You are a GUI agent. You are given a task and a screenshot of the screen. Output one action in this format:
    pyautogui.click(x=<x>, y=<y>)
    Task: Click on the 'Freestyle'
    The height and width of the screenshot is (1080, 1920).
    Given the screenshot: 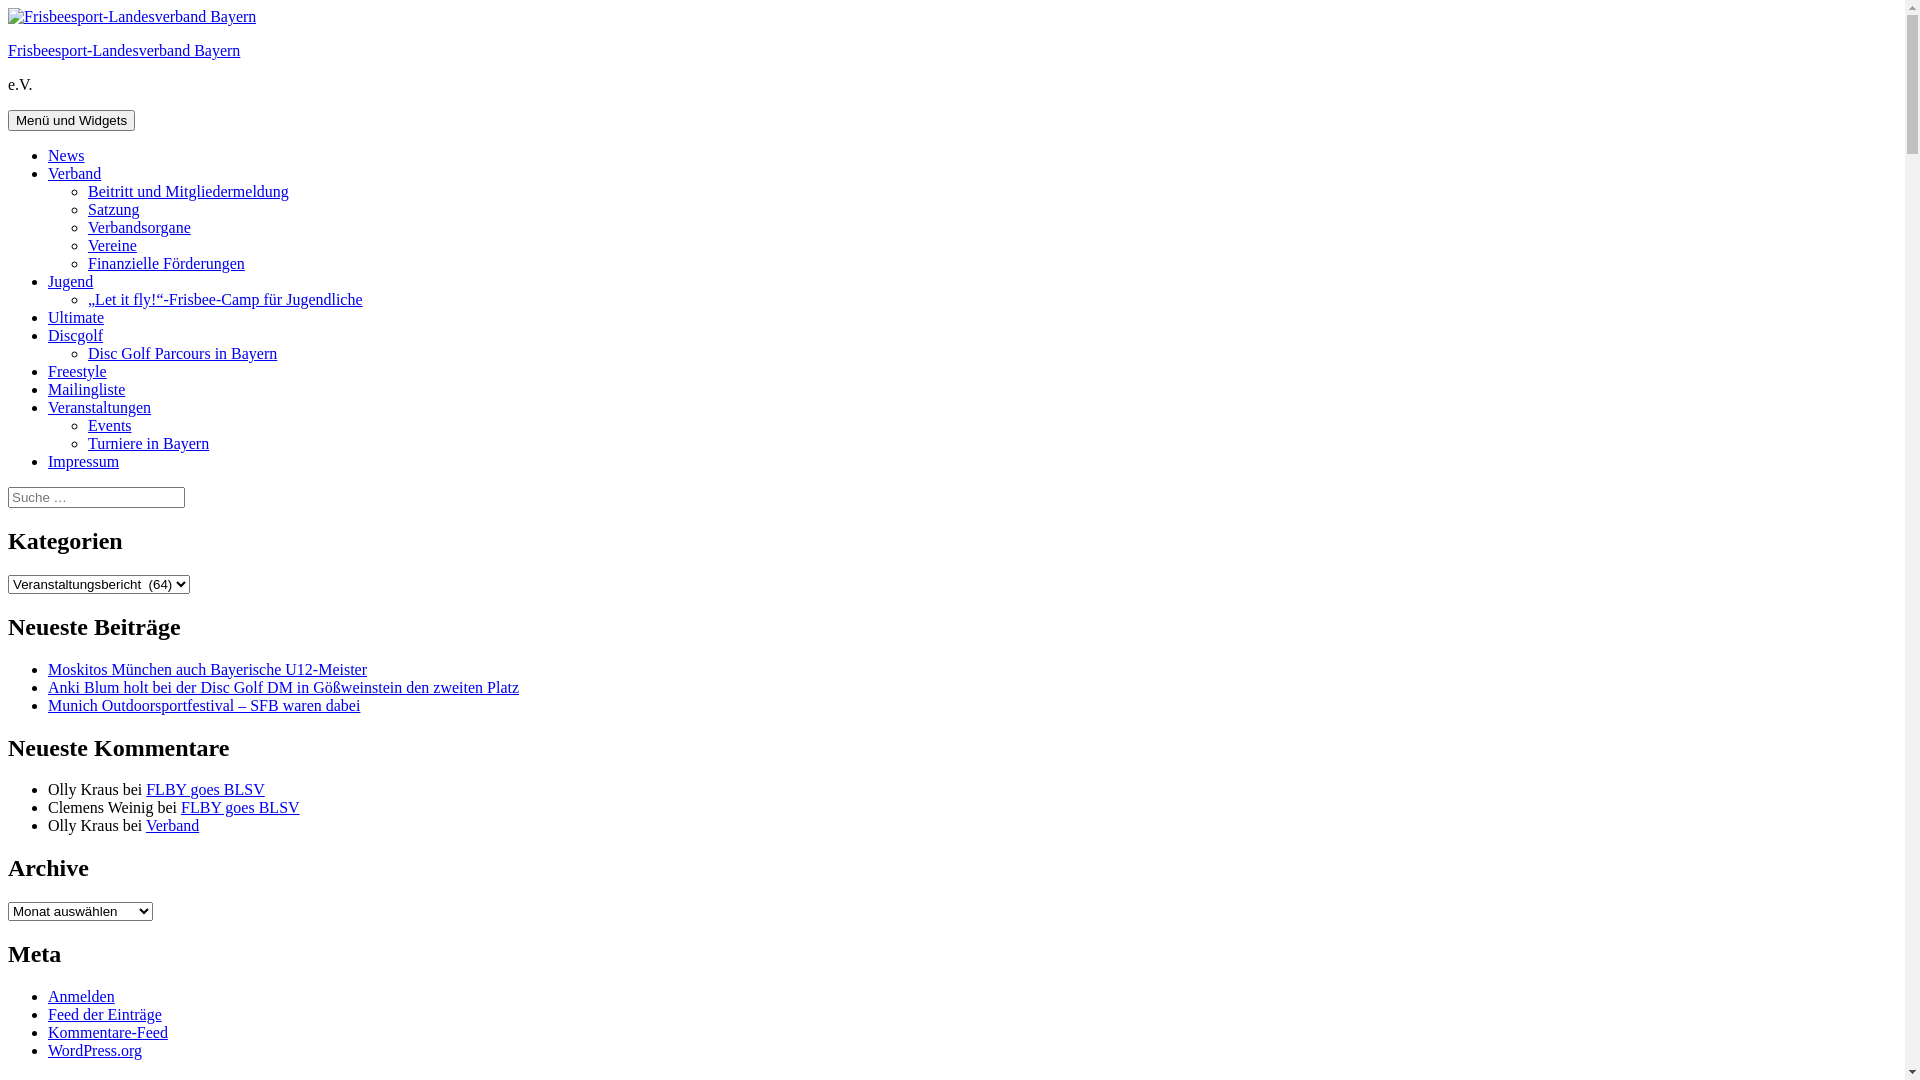 What is the action you would take?
    pyautogui.click(x=77, y=371)
    